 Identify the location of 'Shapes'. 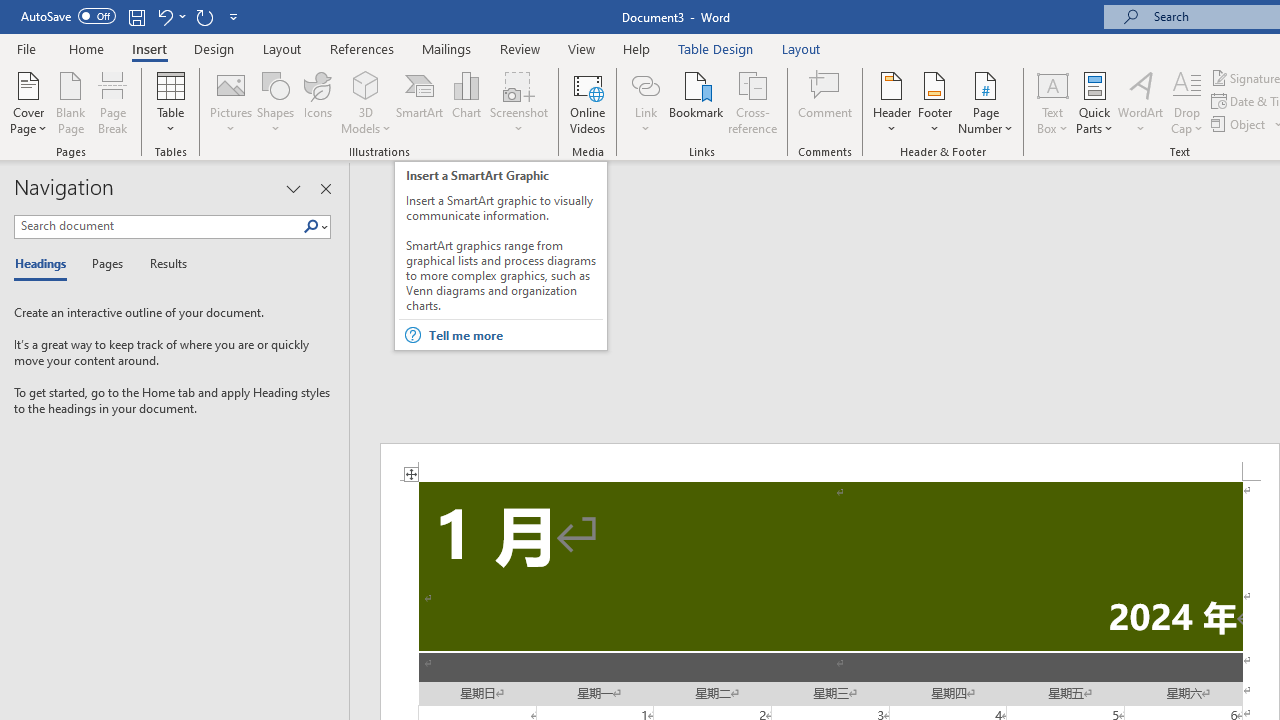
(274, 103).